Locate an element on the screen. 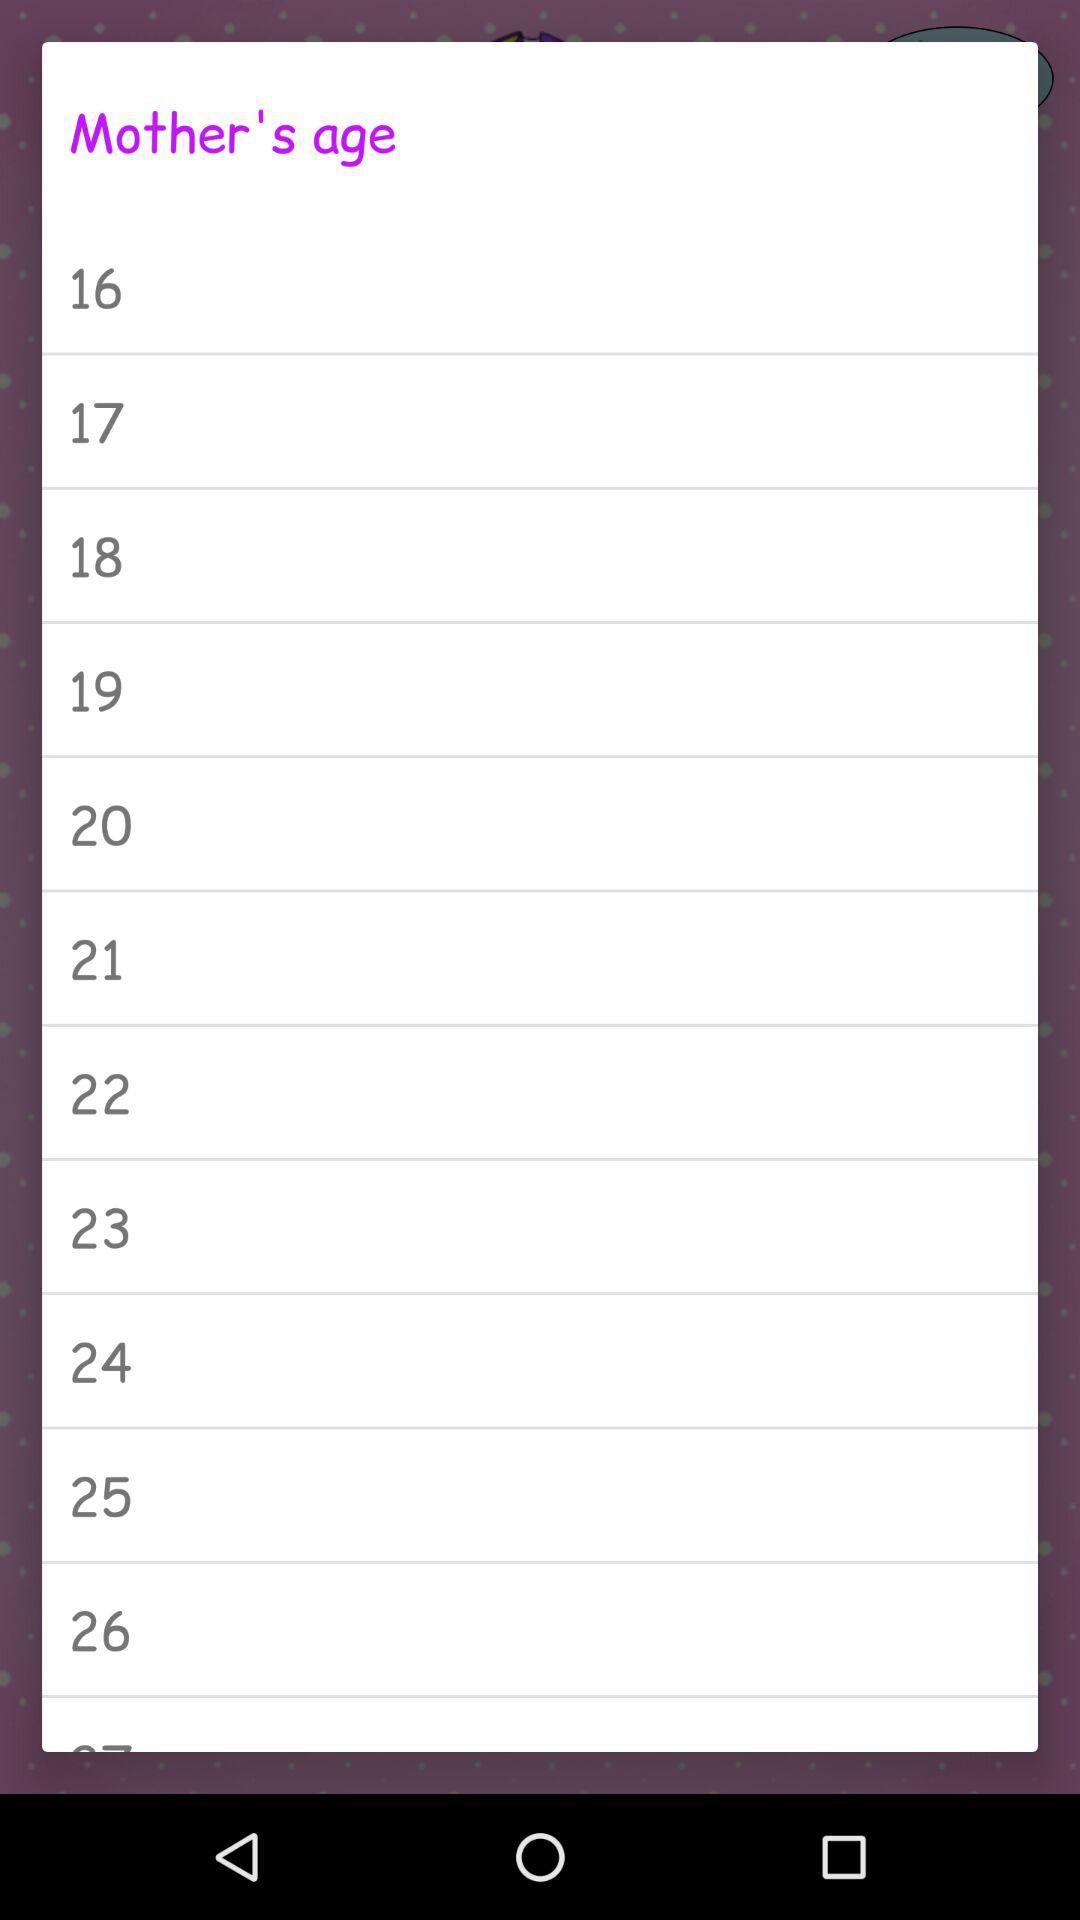  icon above the 22 item is located at coordinates (540, 957).